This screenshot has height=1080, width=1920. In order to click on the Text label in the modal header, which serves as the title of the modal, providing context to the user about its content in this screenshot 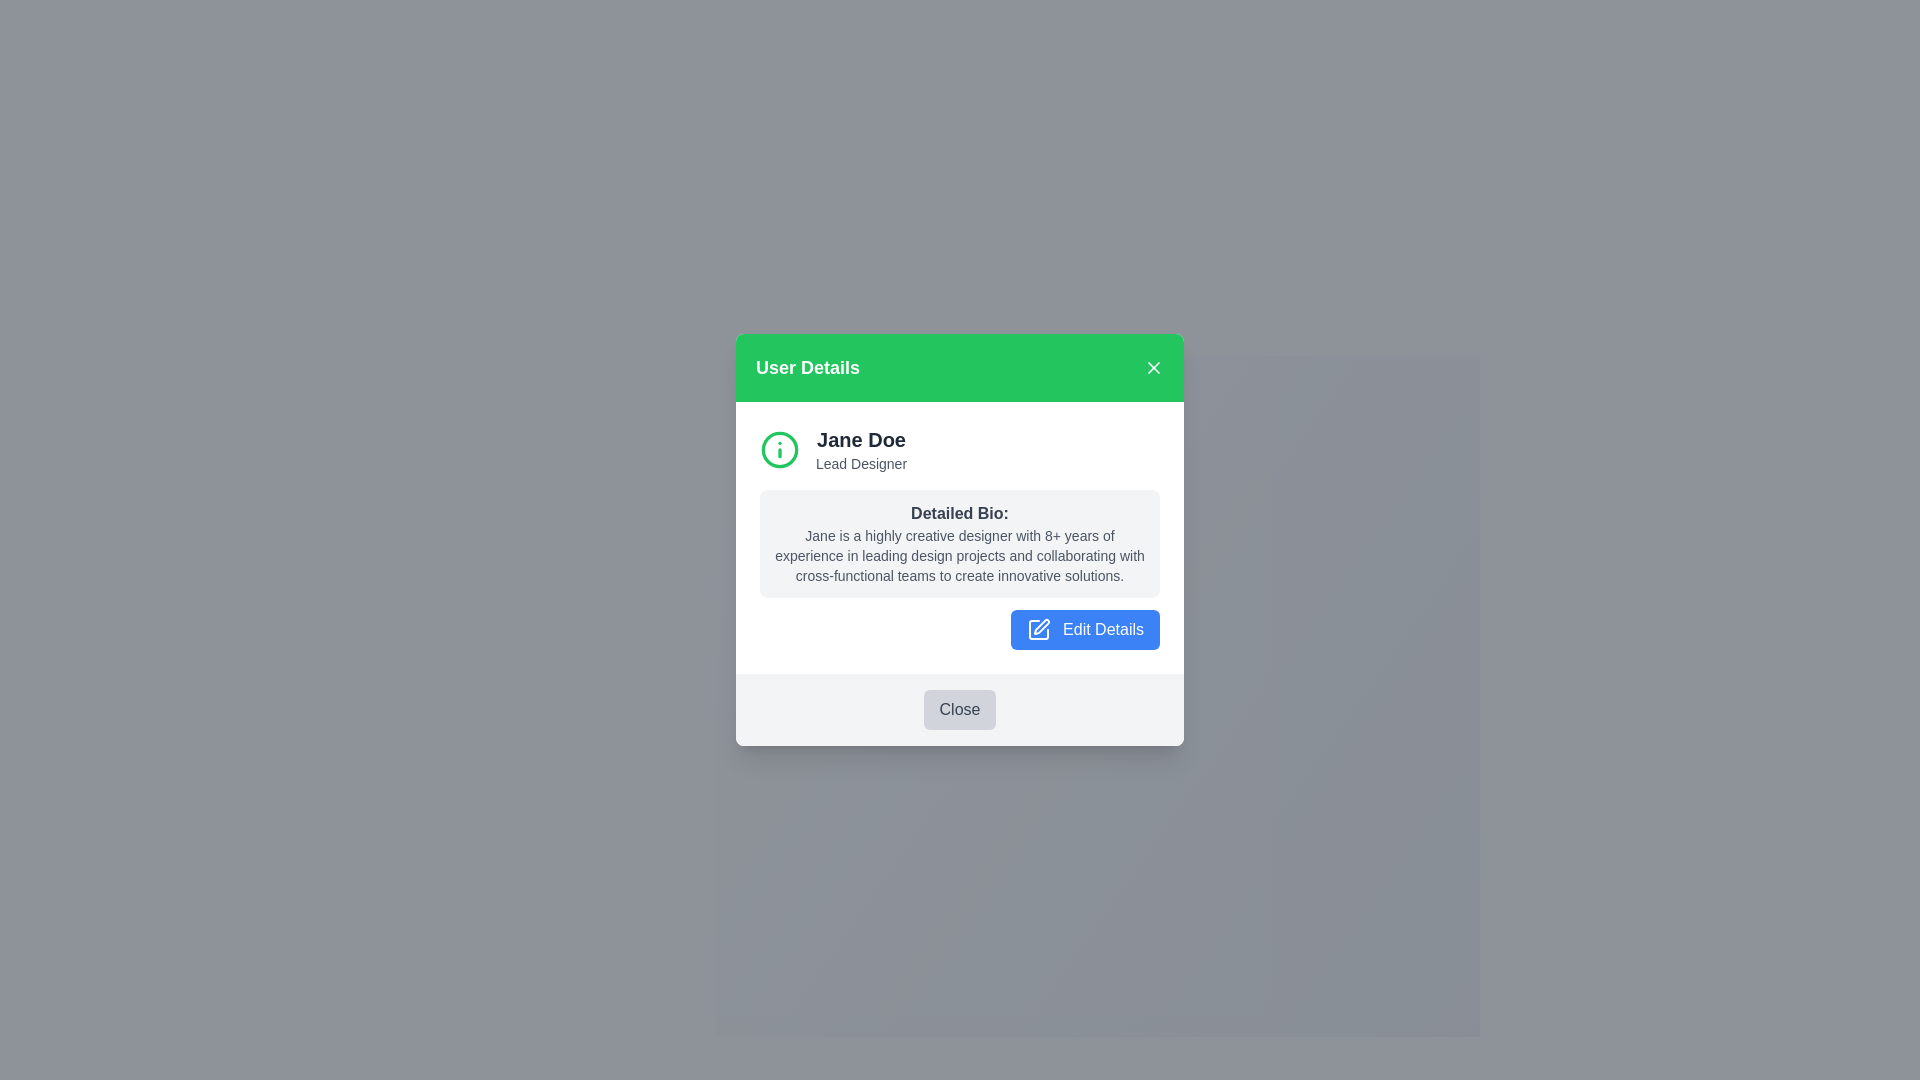, I will do `click(807, 367)`.